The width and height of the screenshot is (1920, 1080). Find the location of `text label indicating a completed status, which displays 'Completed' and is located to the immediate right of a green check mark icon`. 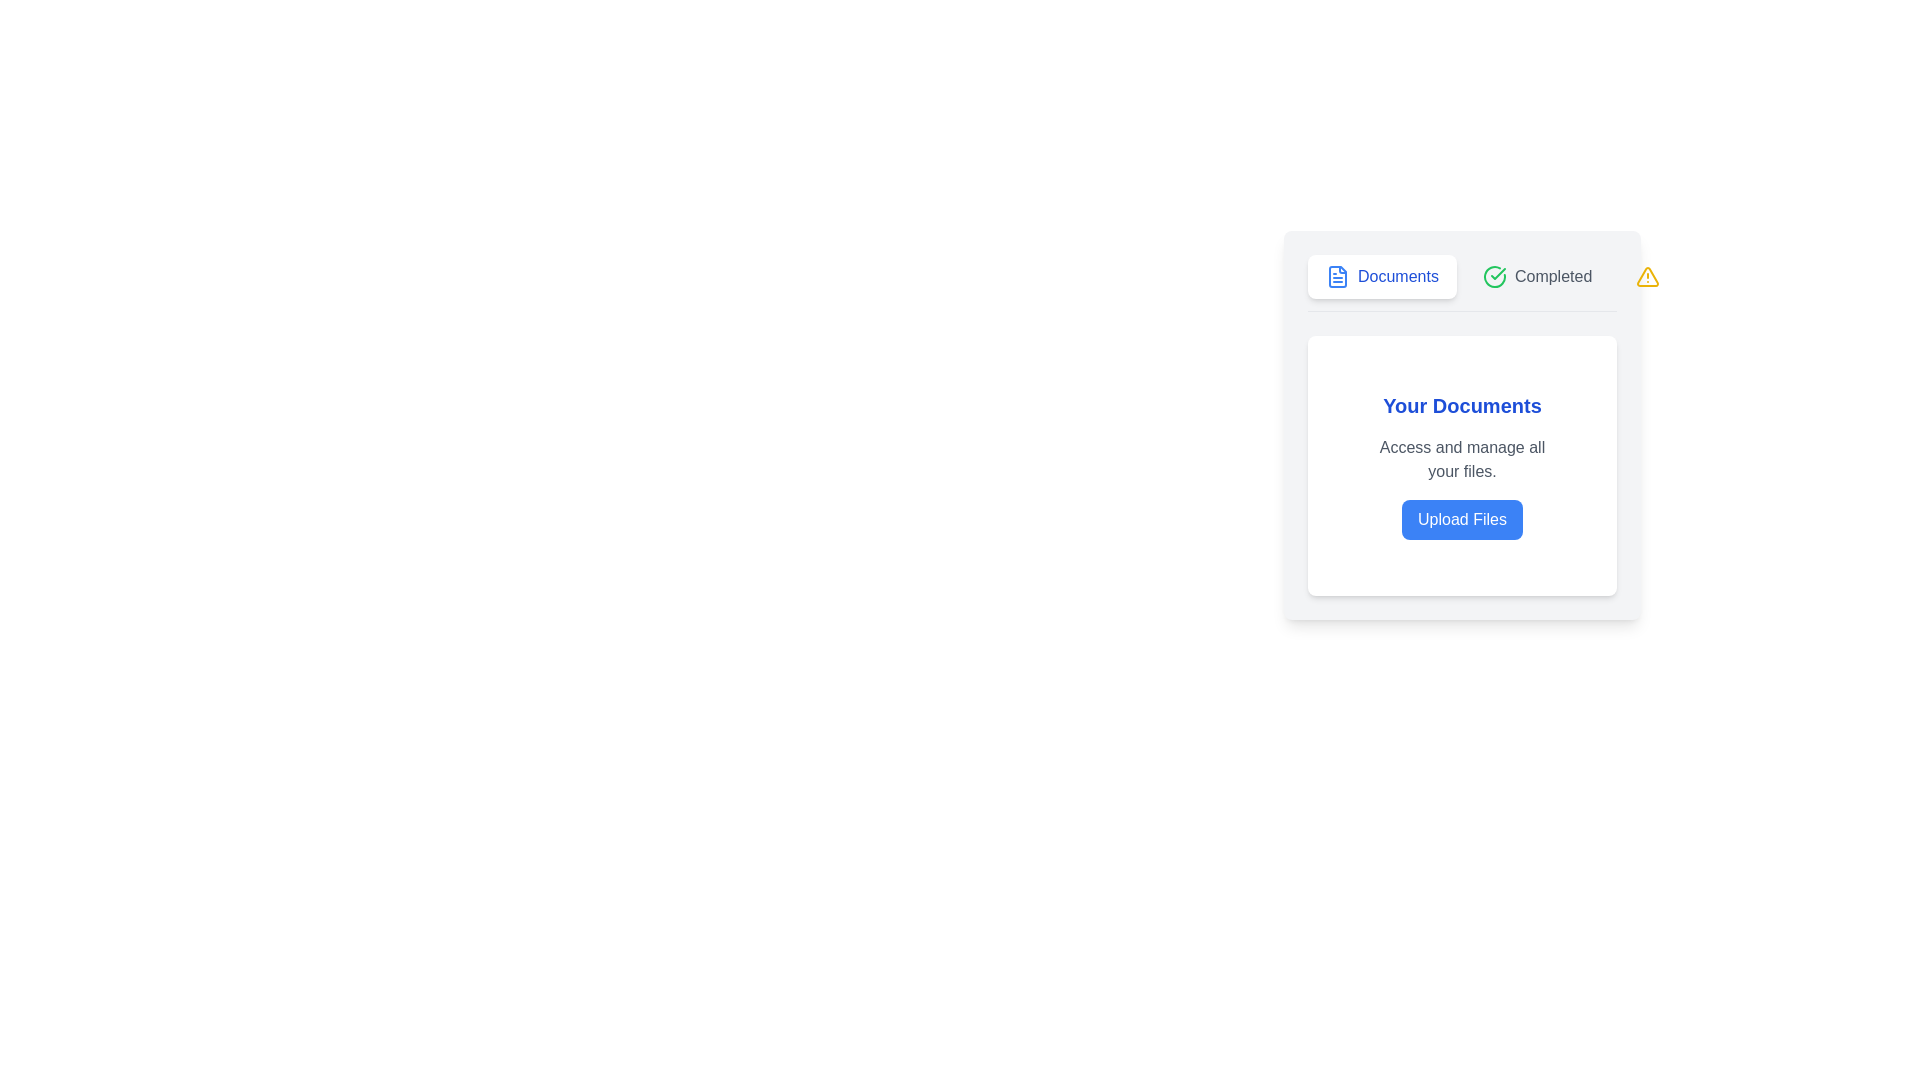

text label indicating a completed status, which displays 'Completed' and is located to the immediate right of a green check mark icon is located at coordinates (1552, 277).